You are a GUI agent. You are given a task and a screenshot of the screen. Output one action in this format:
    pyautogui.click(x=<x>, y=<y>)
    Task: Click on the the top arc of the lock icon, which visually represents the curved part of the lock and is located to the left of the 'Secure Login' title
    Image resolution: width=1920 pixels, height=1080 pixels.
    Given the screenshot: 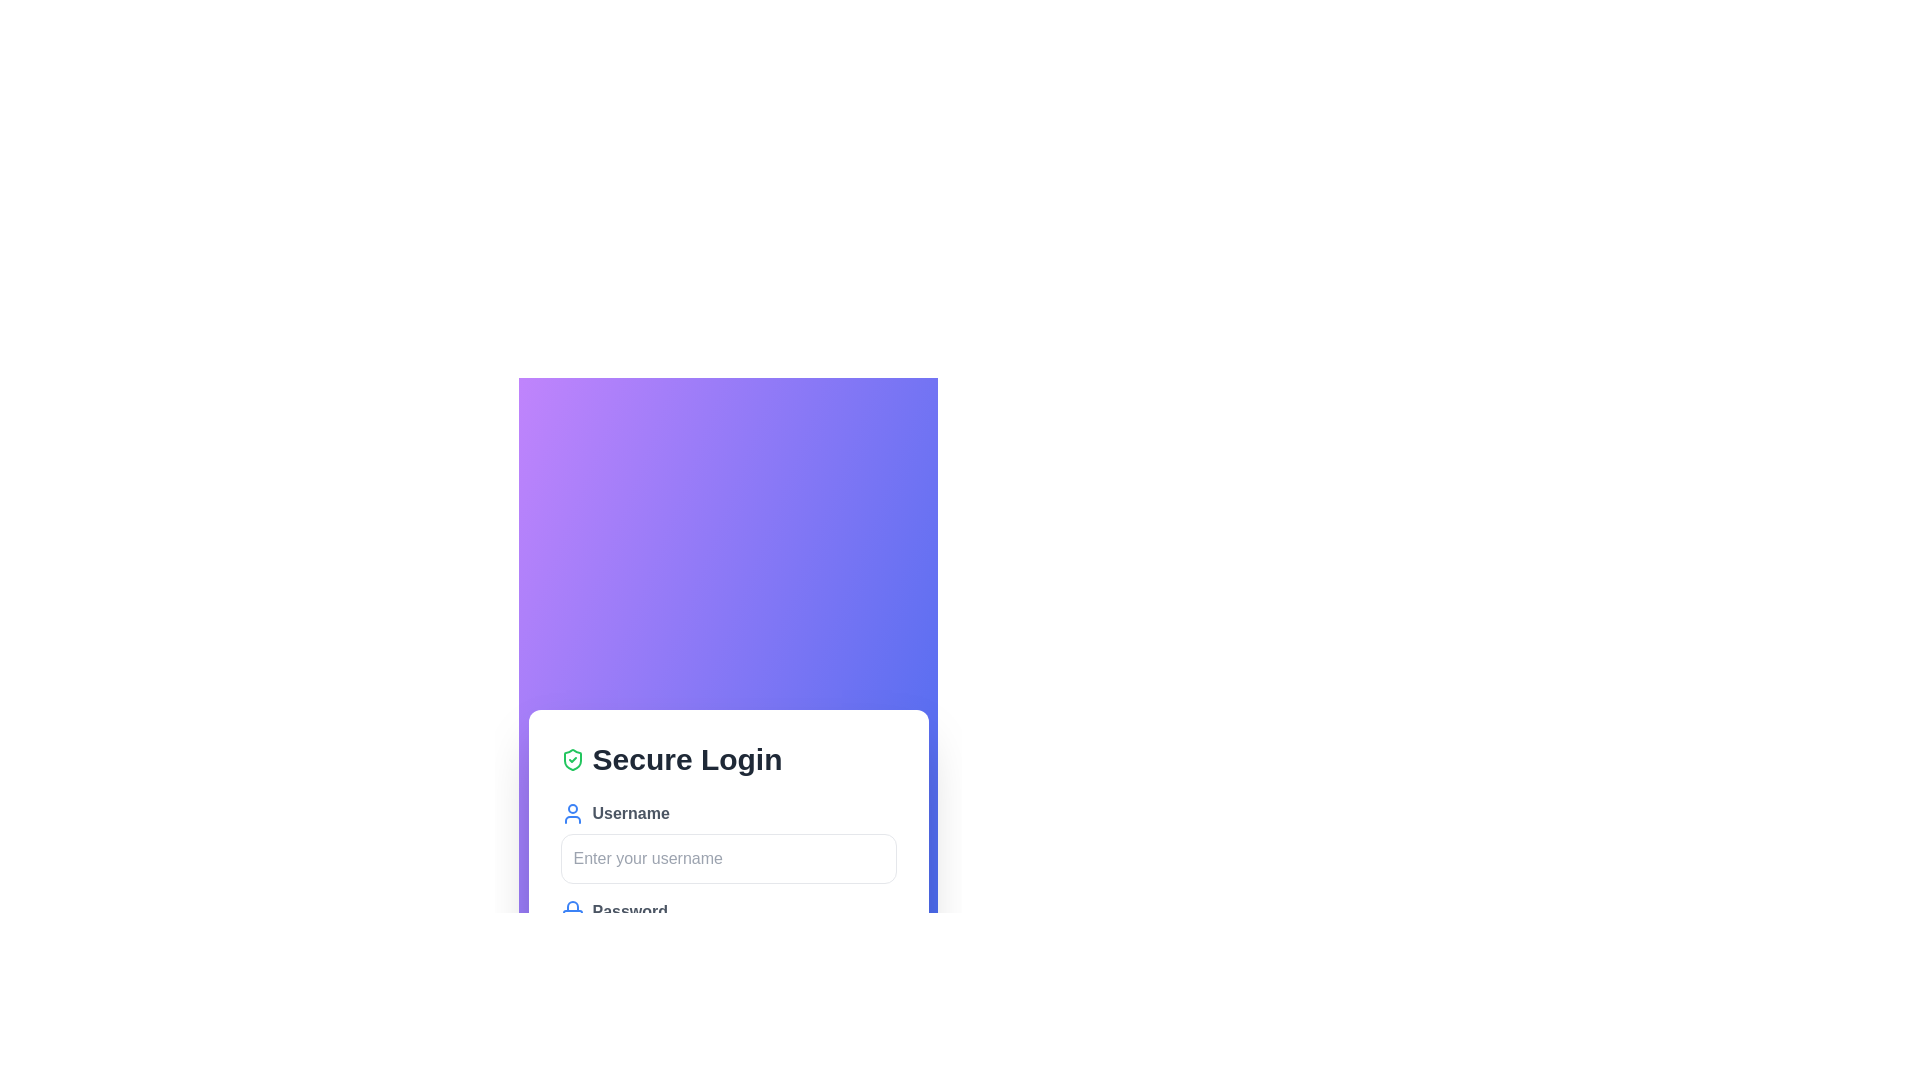 What is the action you would take?
    pyautogui.click(x=571, y=906)
    